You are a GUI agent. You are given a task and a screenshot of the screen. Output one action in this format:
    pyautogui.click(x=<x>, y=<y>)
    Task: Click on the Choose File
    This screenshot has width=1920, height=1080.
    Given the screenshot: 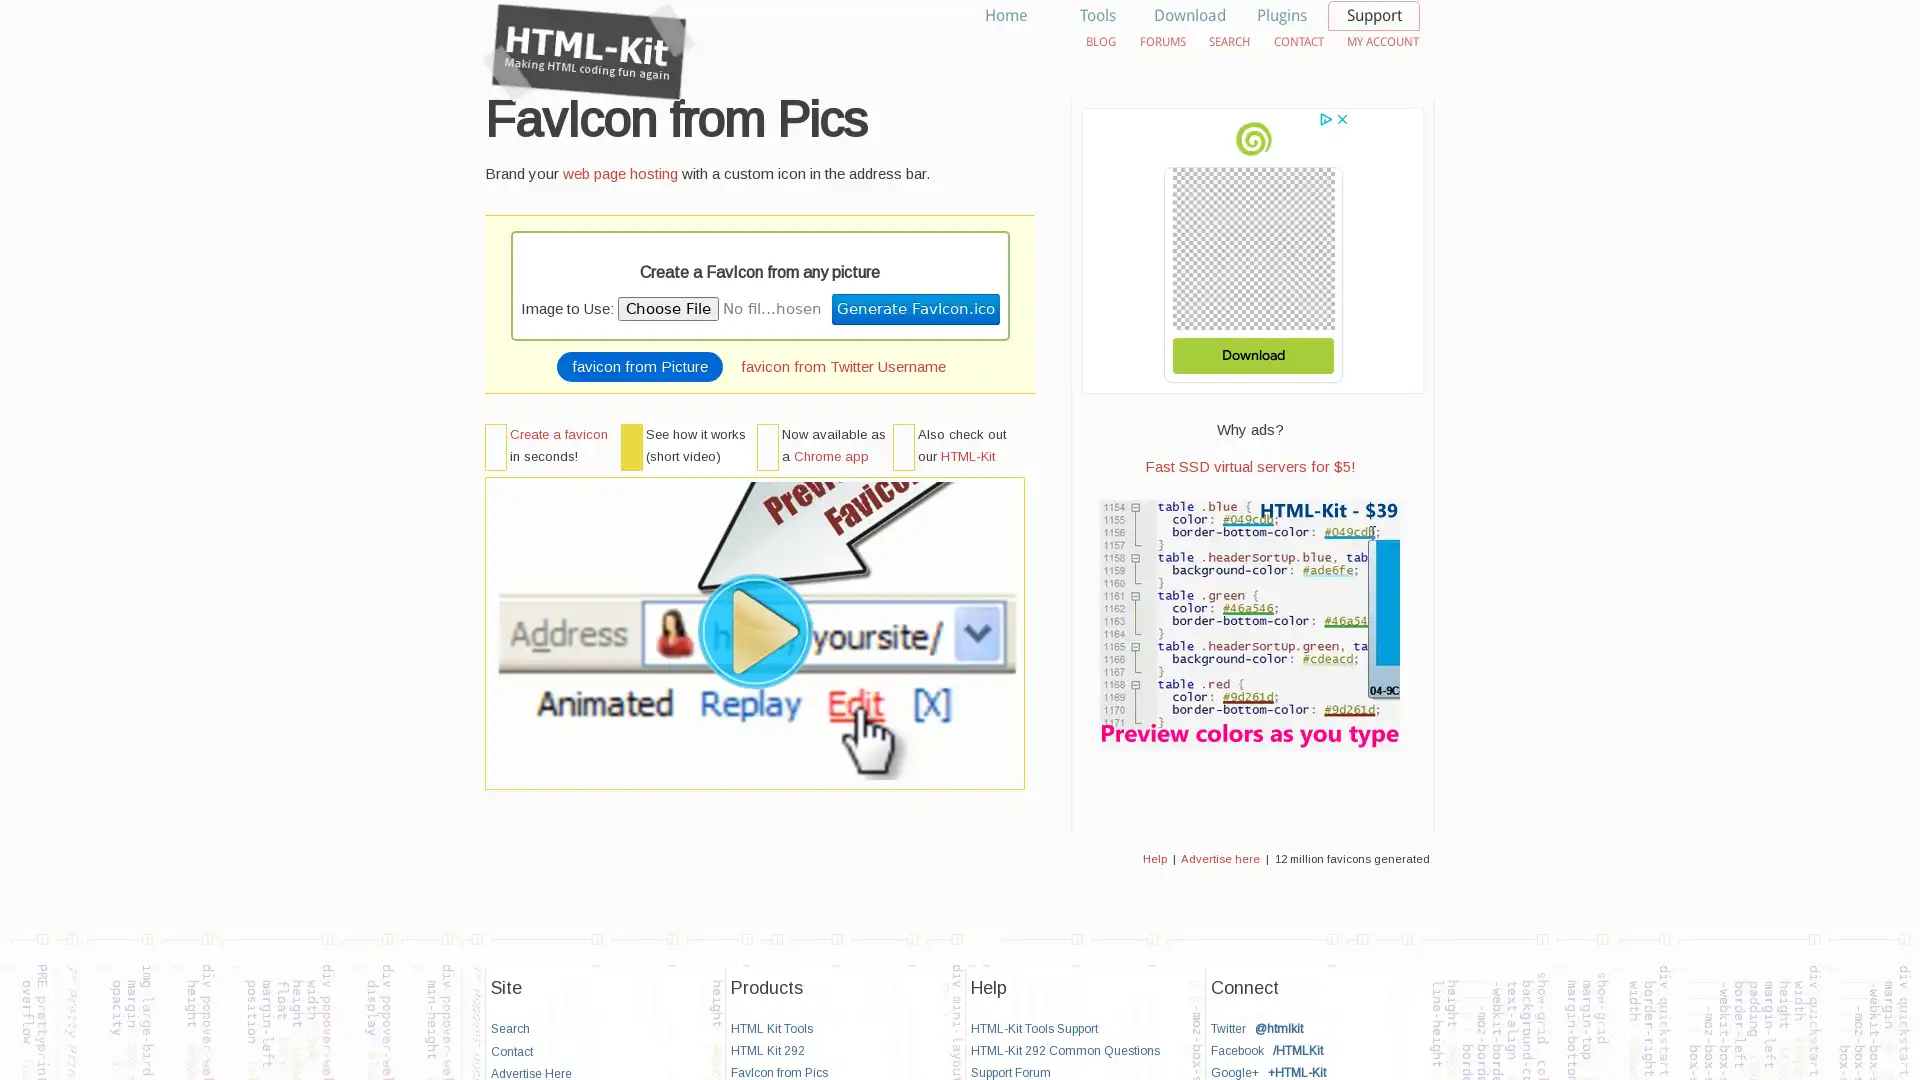 What is the action you would take?
    pyautogui.click(x=667, y=308)
    